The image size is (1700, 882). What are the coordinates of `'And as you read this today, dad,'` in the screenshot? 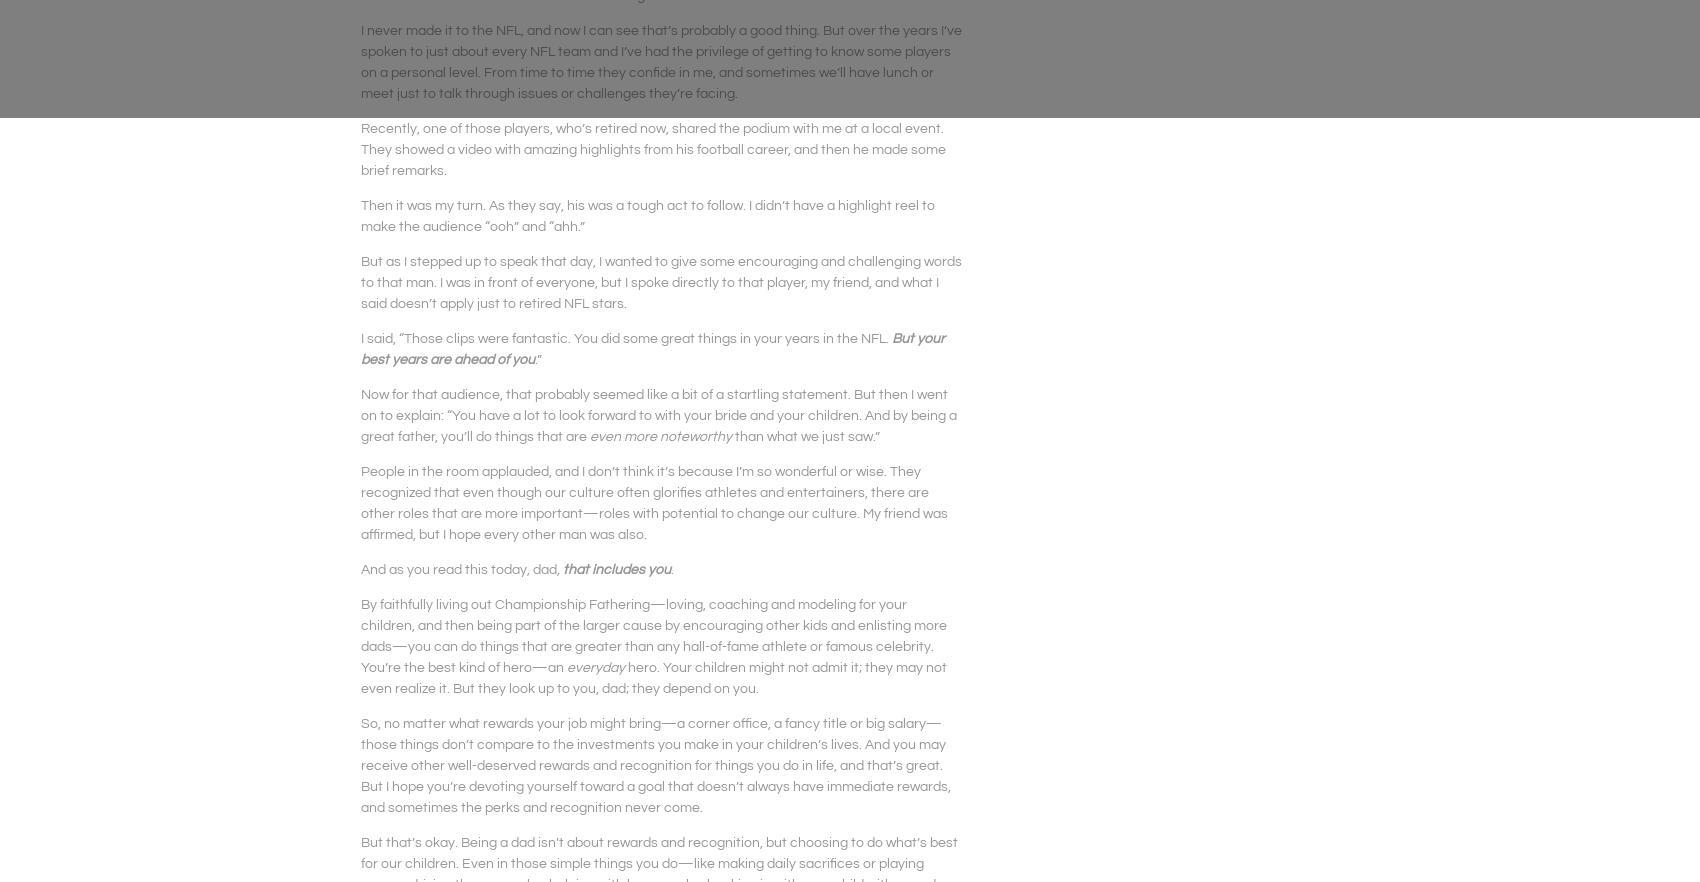 It's located at (462, 568).